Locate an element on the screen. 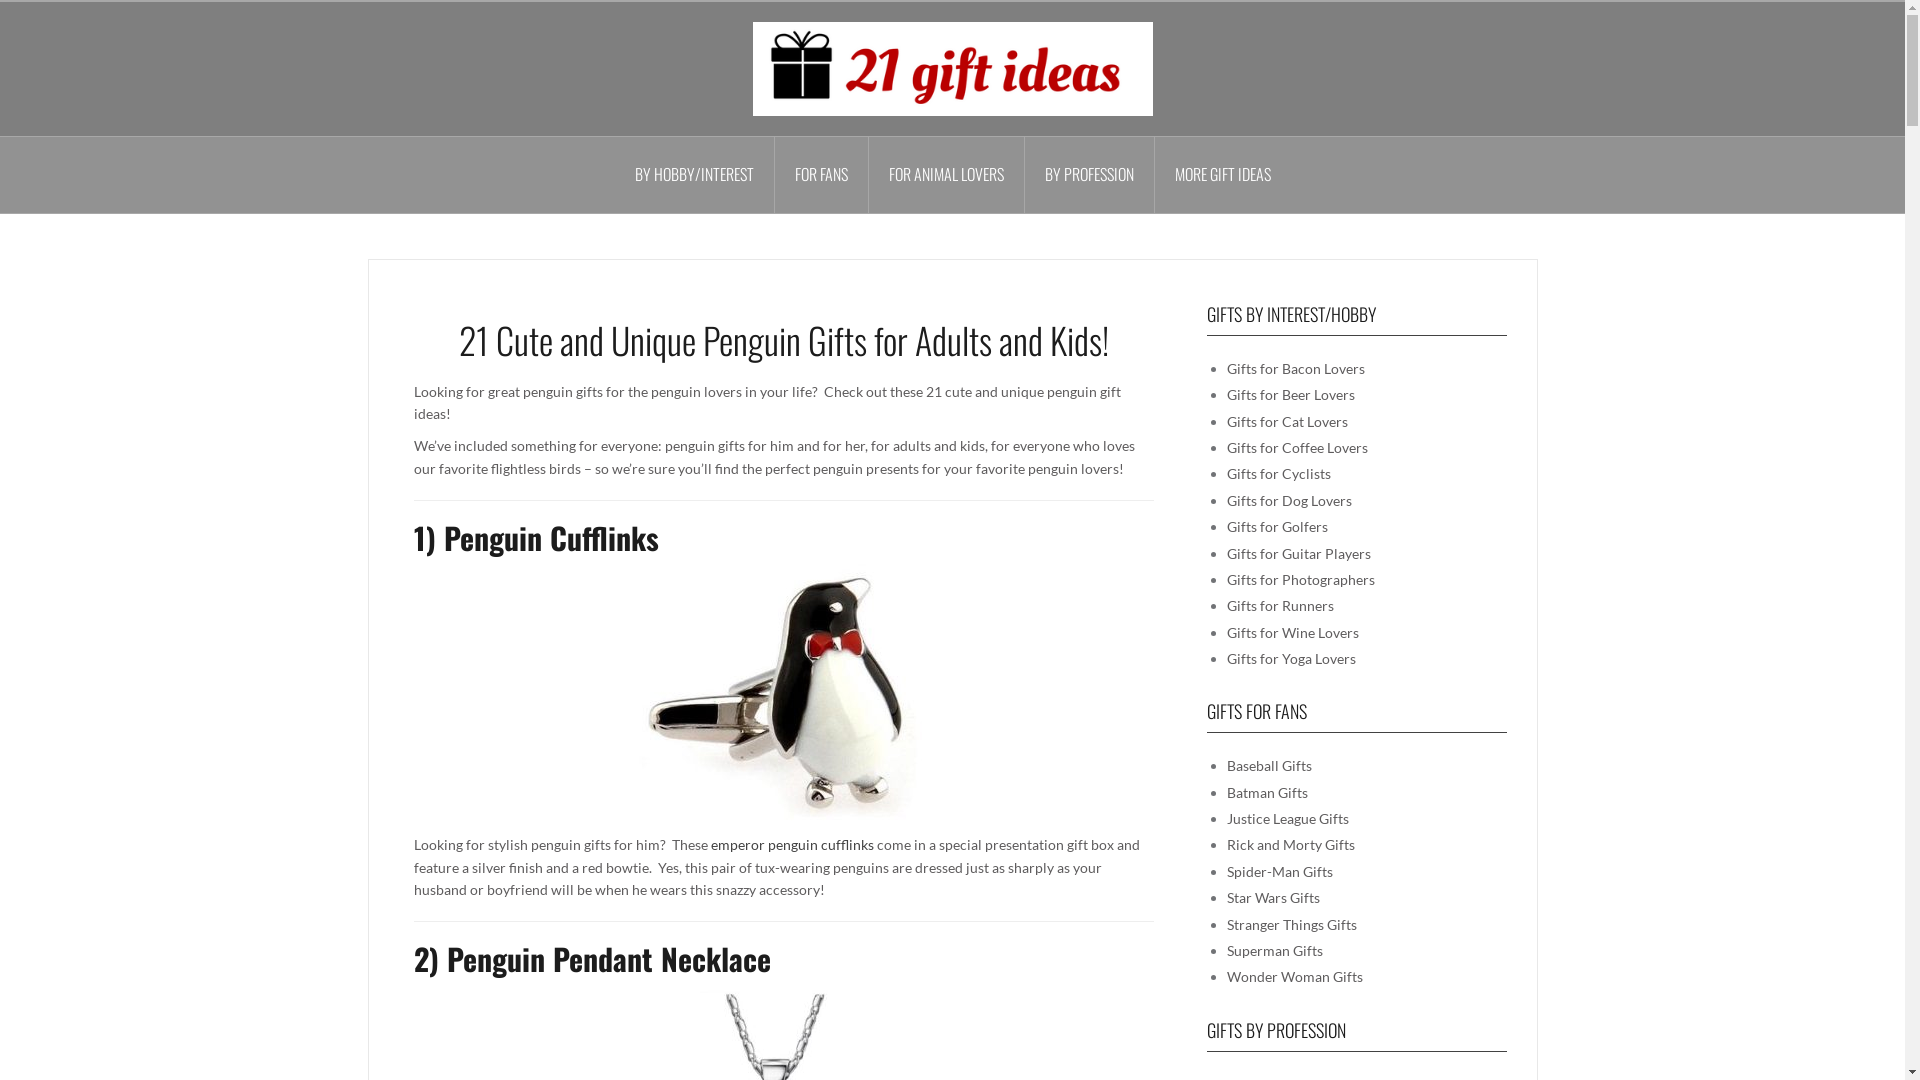  'Baseball Gifts' is located at coordinates (1267, 765).